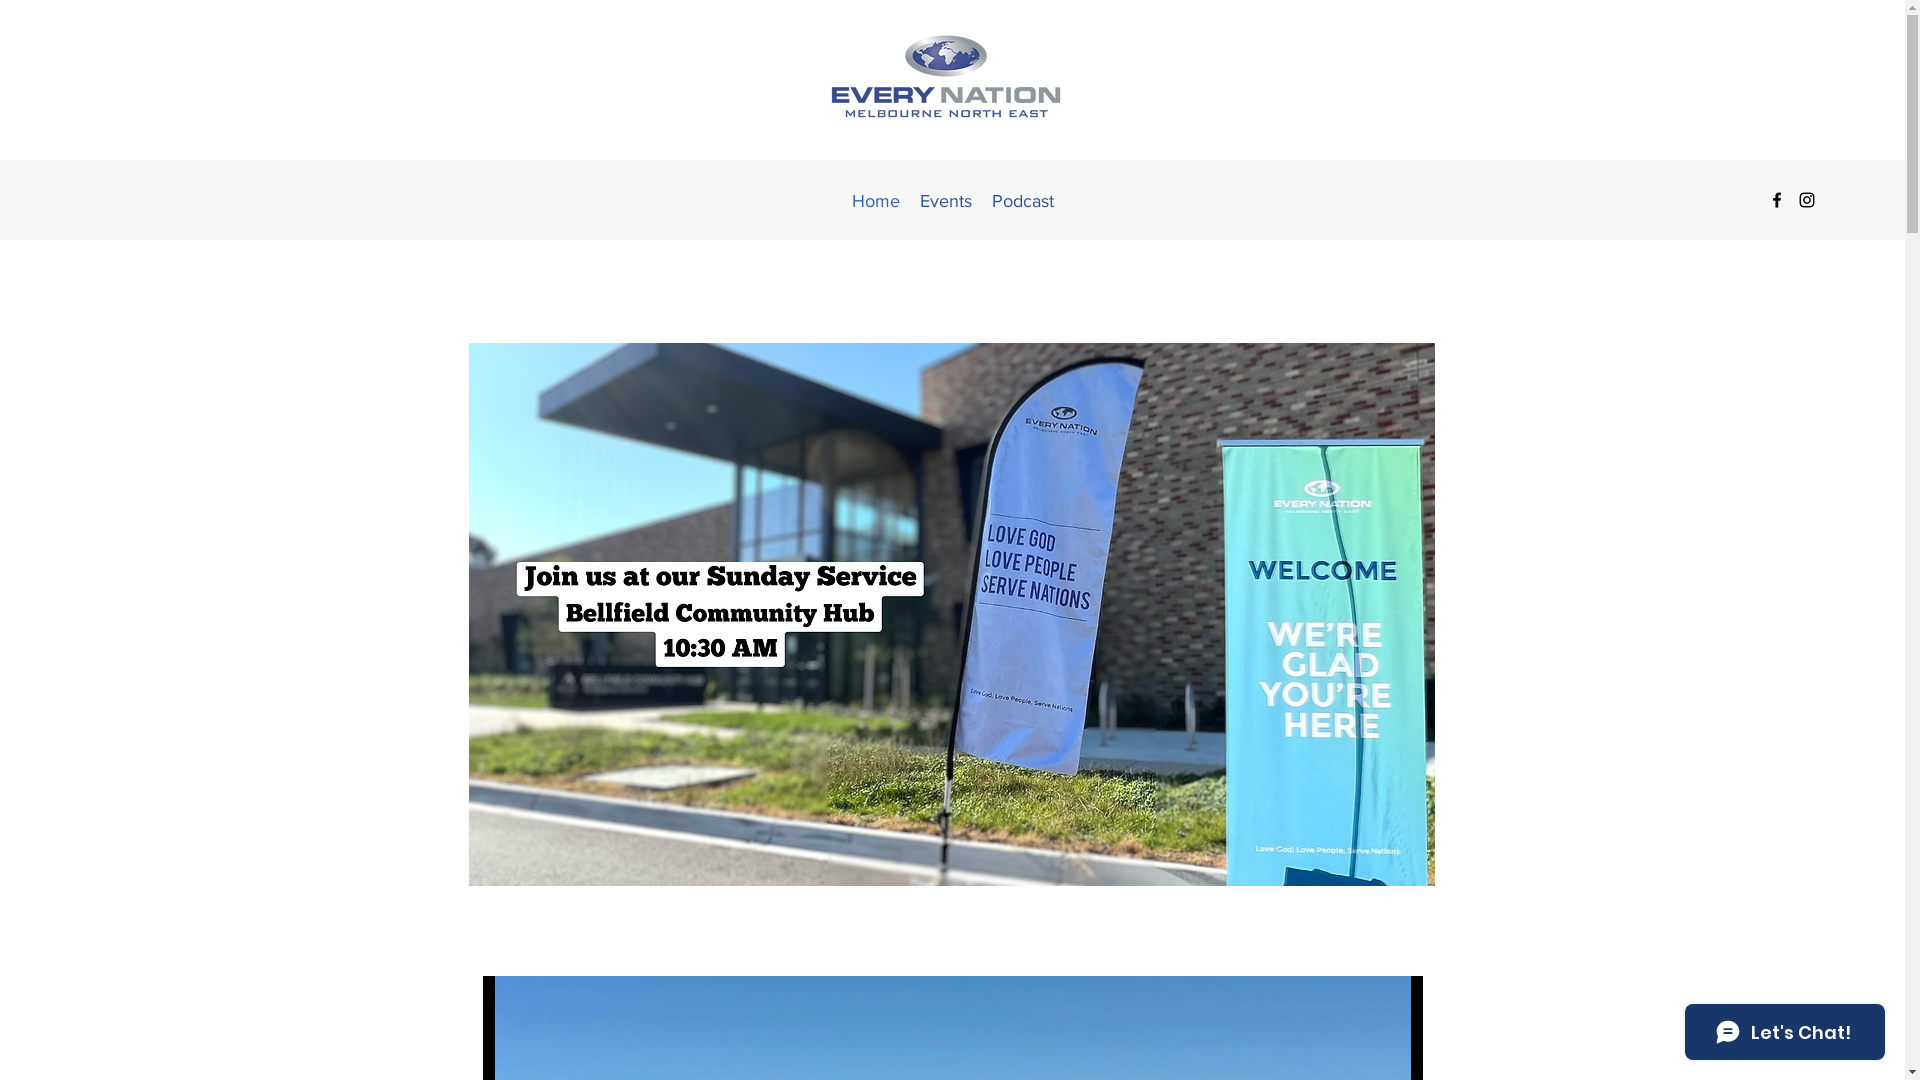 The height and width of the screenshot is (1080, 1920). Describe the element at coordinates (875, 200) in the screenshot. I see `'Home'` at that location.